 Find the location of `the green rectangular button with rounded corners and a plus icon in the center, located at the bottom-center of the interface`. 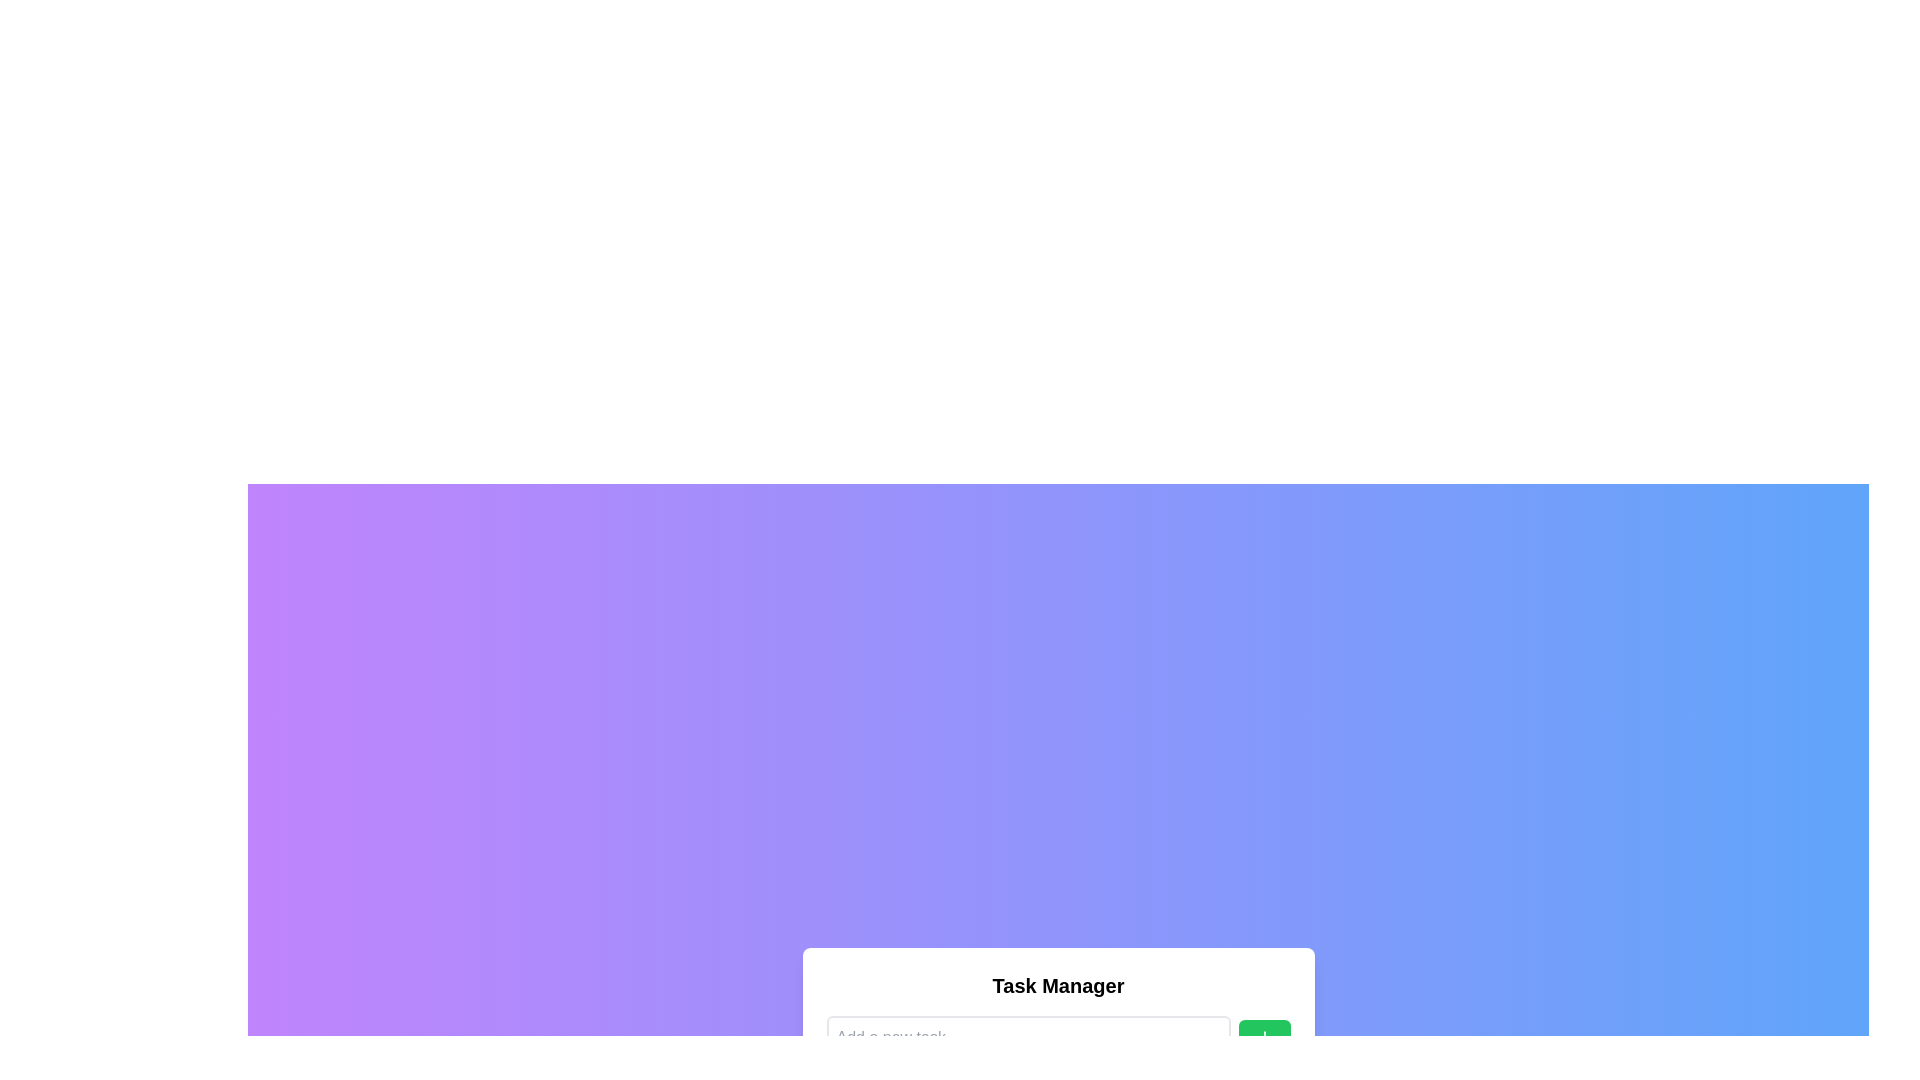

the green rectangular button with rounded corners and a plus icon in the center, located at the bottom-center of the interface is located at coordinates (1263, 1036).